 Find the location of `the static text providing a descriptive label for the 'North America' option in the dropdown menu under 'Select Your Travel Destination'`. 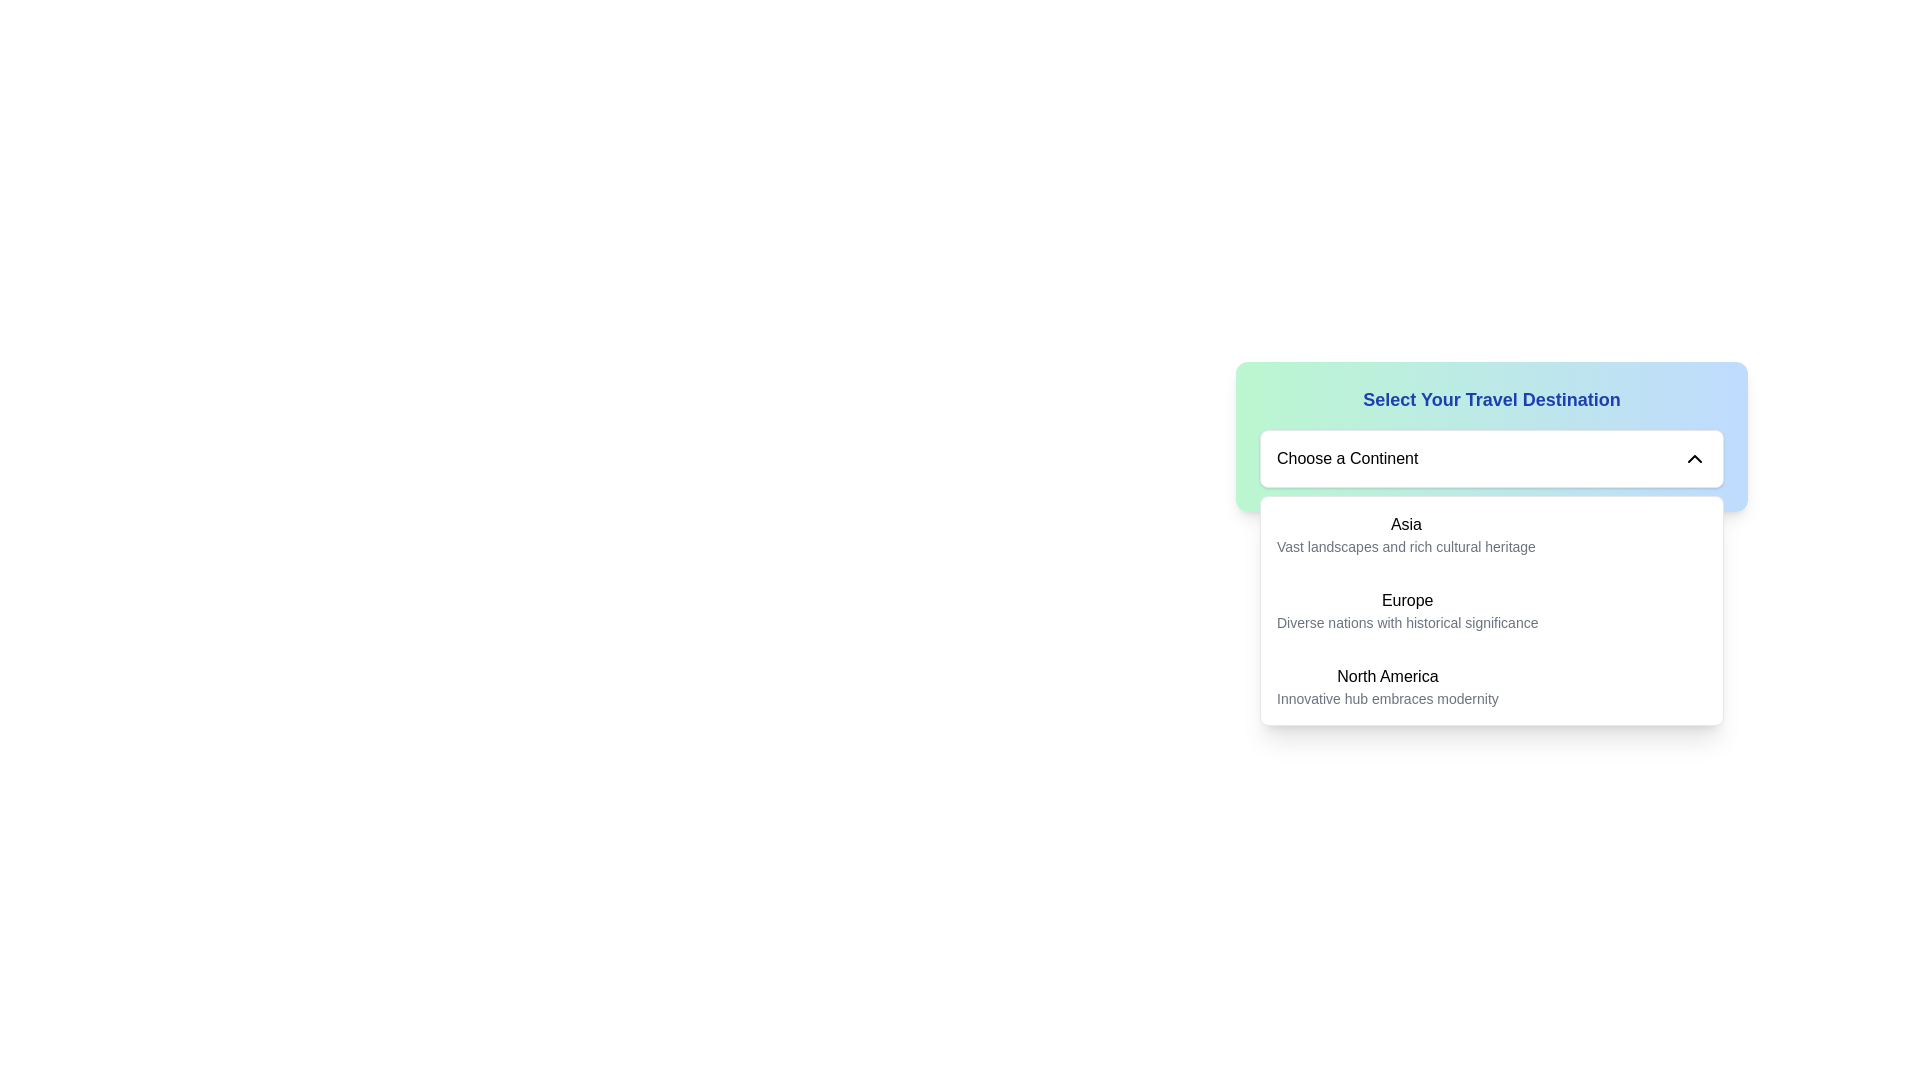

the static text providing a descriptive label for the 'North America' option in the dropdown menu under 'Select Your Travel Destination' is located at coordinates (1386, 697).